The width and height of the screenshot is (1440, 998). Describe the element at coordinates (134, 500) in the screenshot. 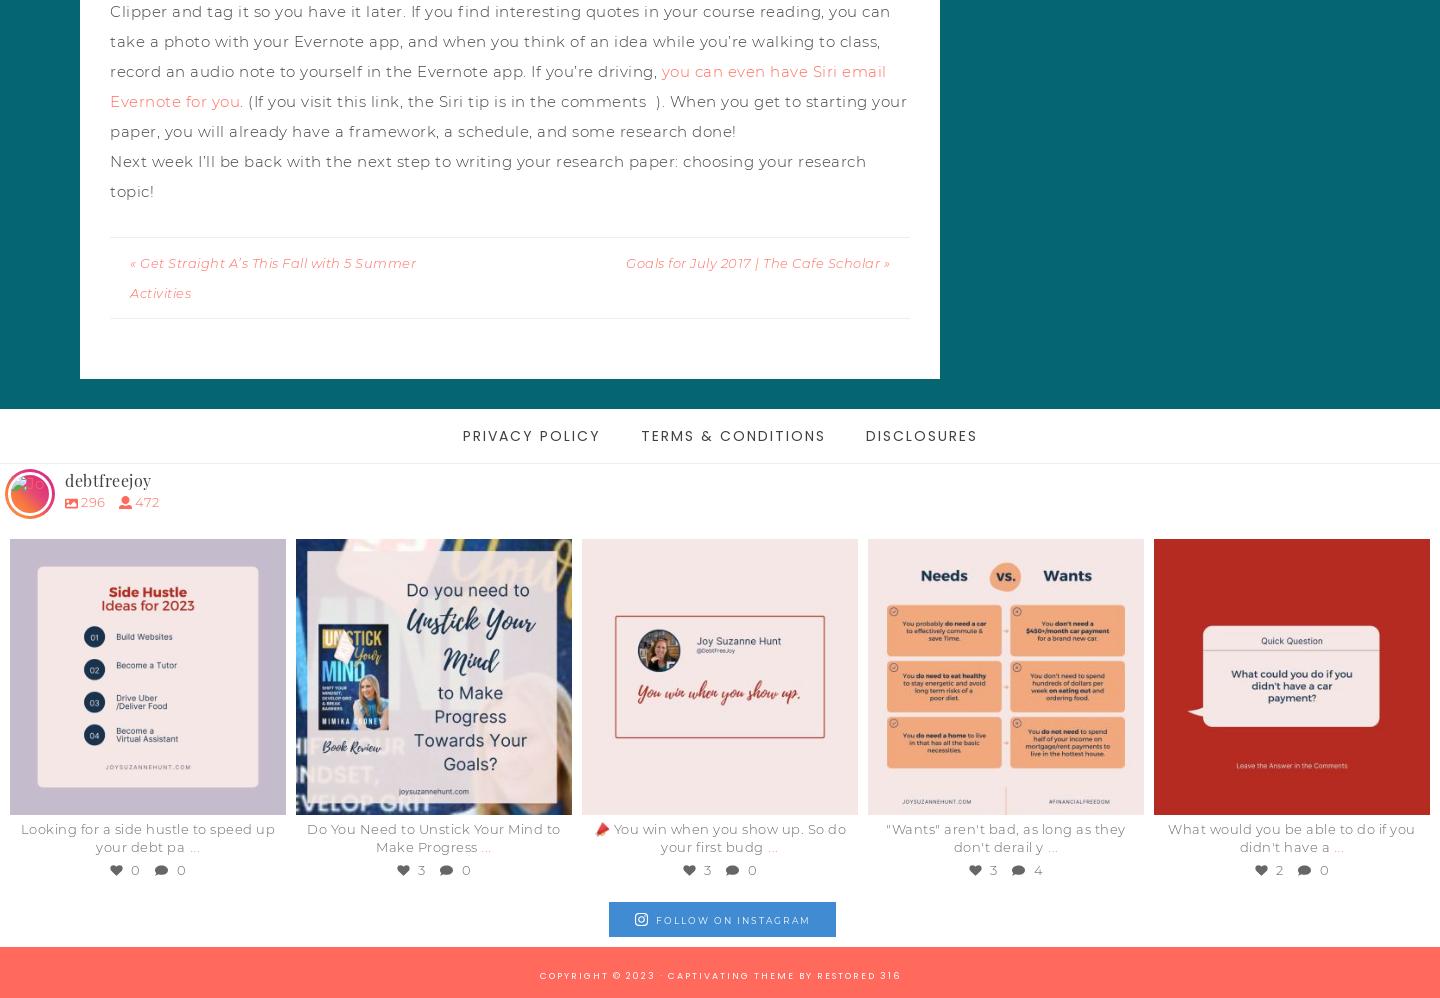

I see `'472'` at that location.